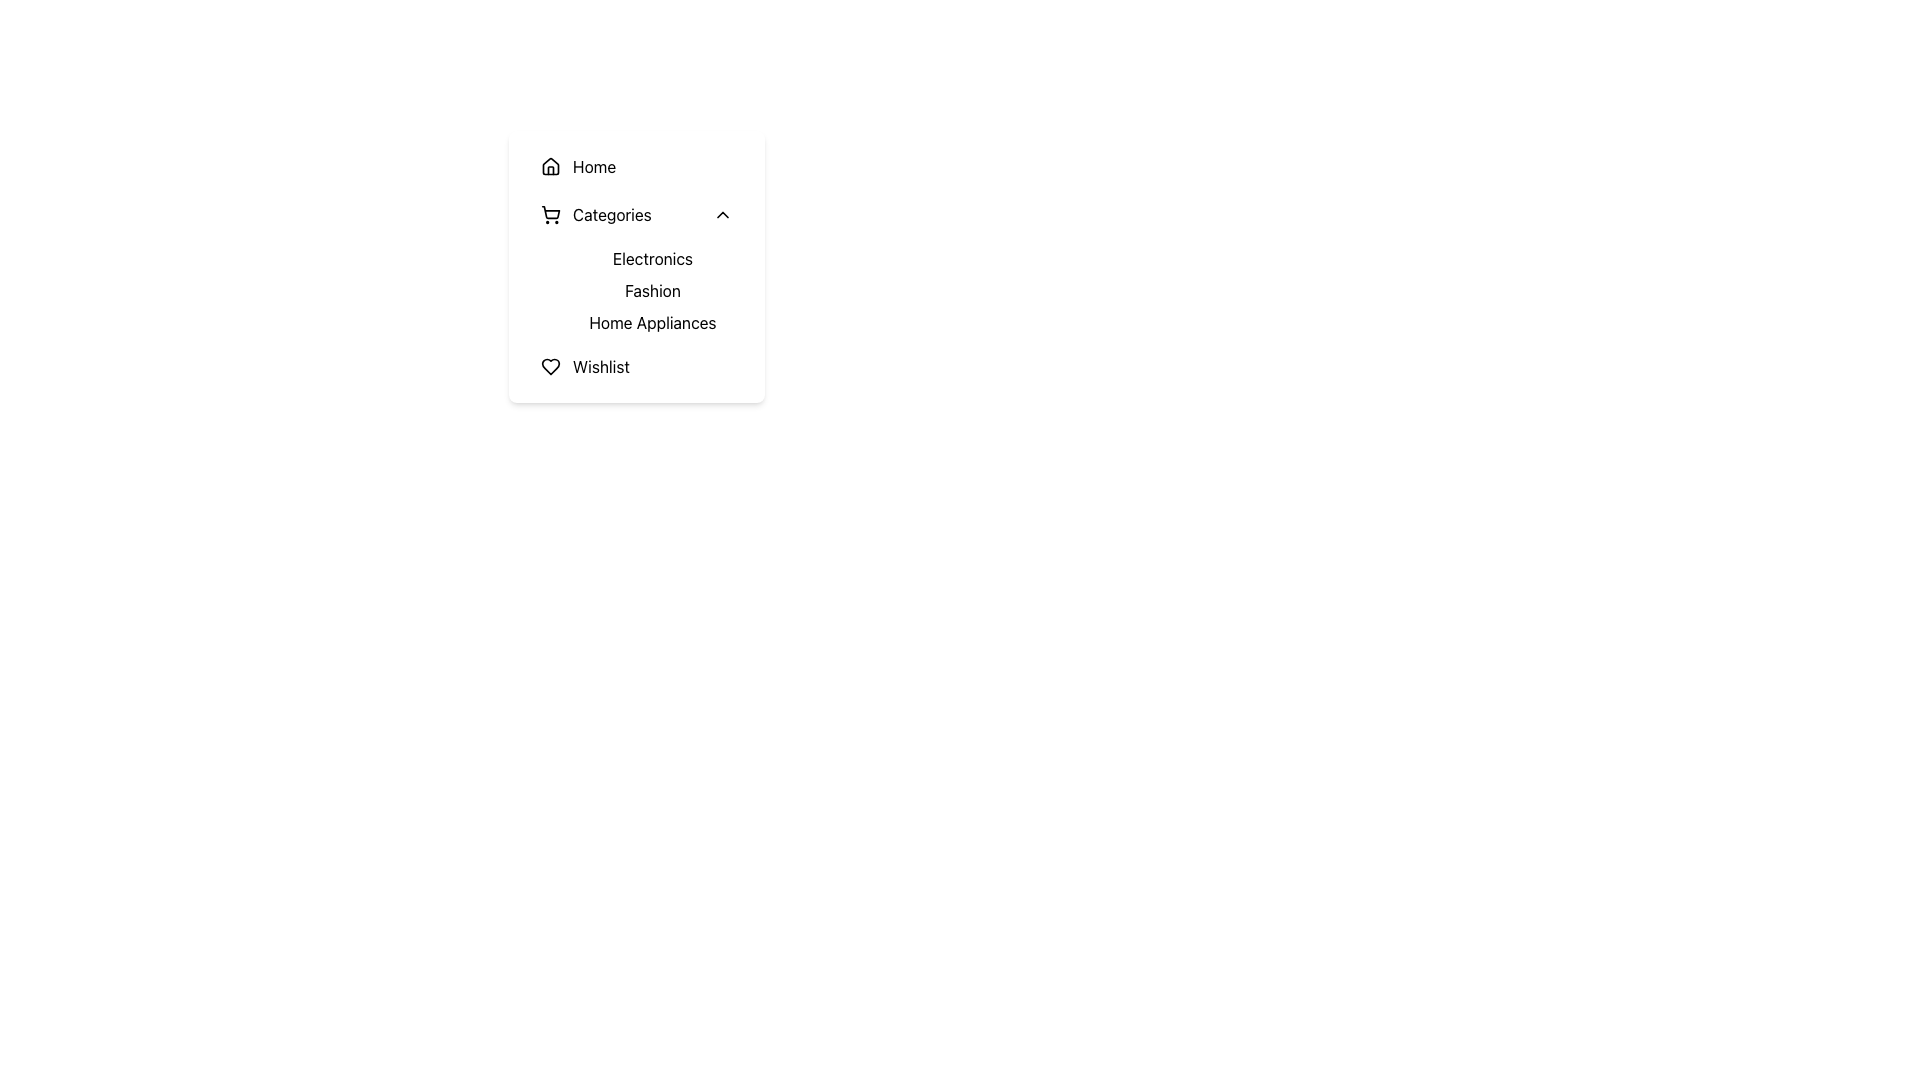 The width and height of the screenshot is (1920, 1080). What do you see at coordinates (722, 215) in the screenshot?
I see `the collapse/reveal icon located to the right of the 'Categories' text` at bounding box center [722, 215].